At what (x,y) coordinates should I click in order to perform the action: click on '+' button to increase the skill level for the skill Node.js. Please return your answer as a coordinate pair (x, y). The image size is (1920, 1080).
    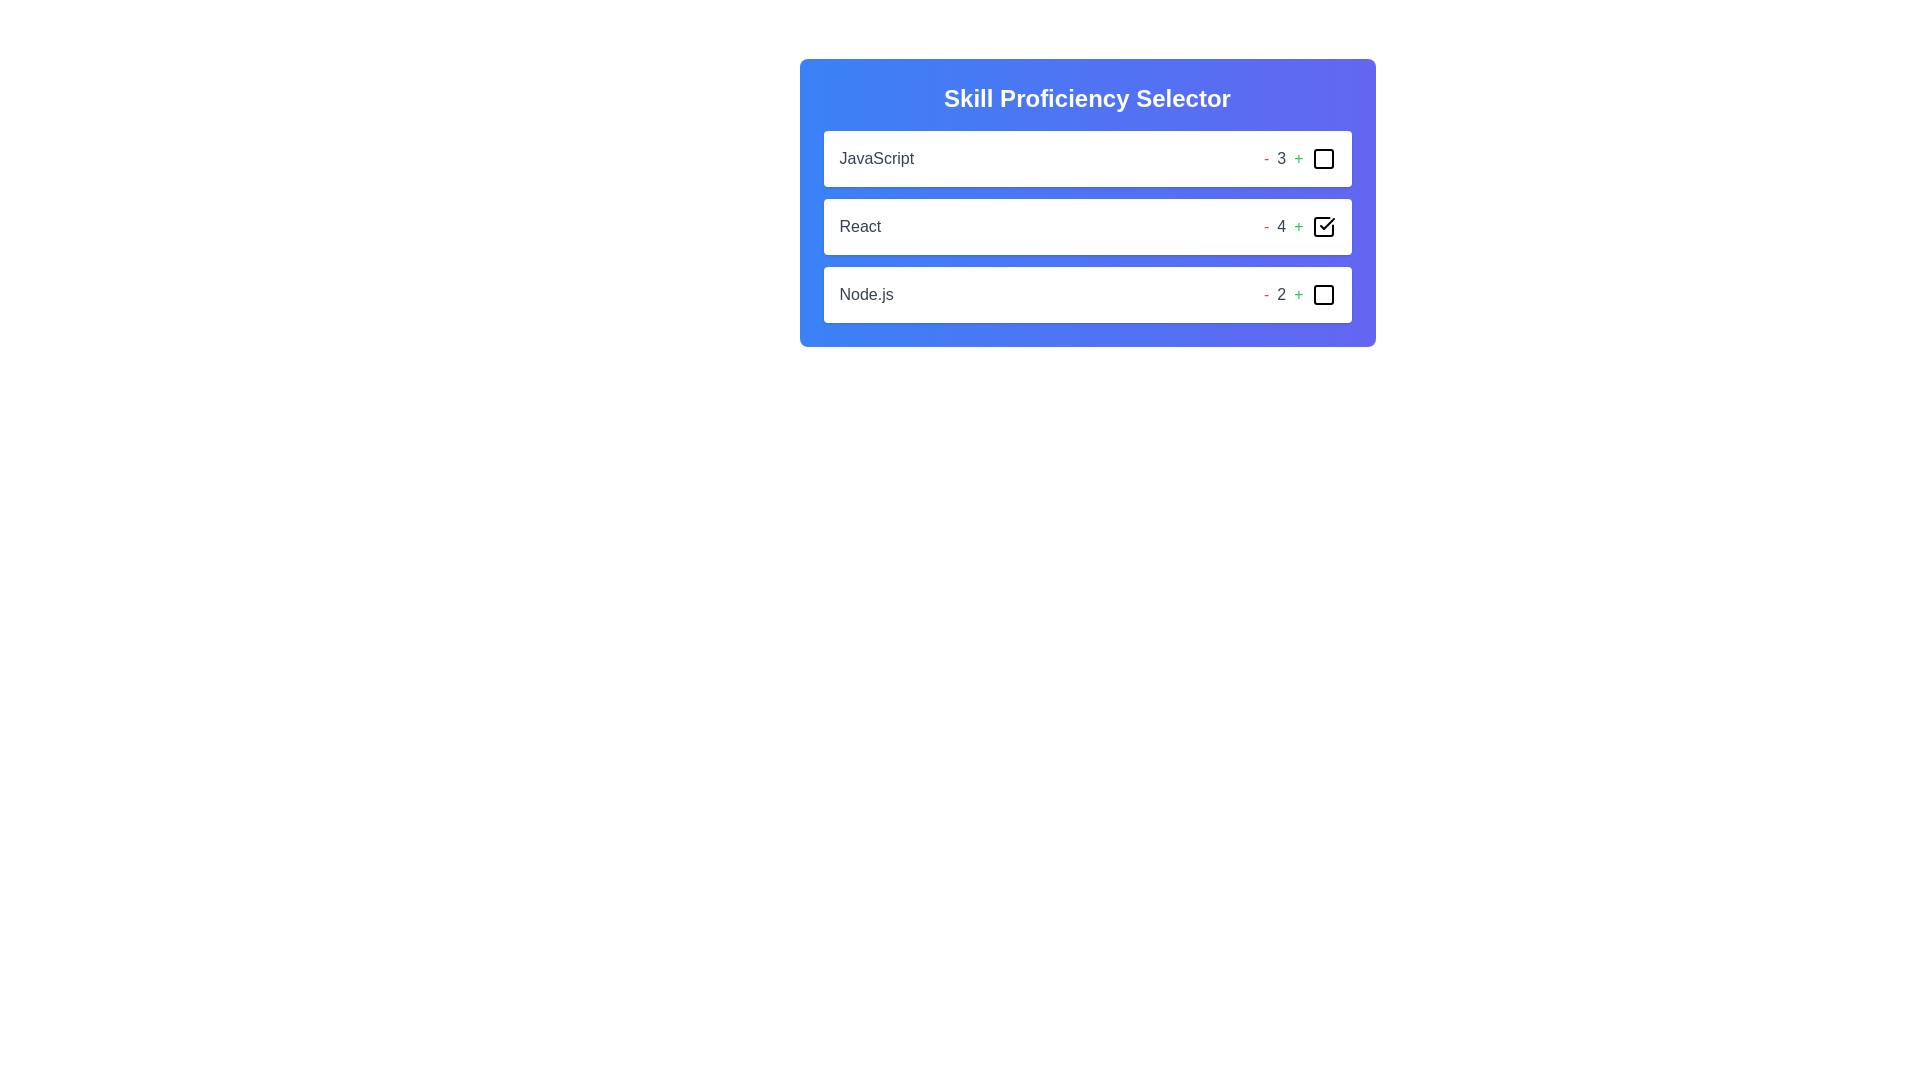
    Looking at the image, I should click on (1298, 294).